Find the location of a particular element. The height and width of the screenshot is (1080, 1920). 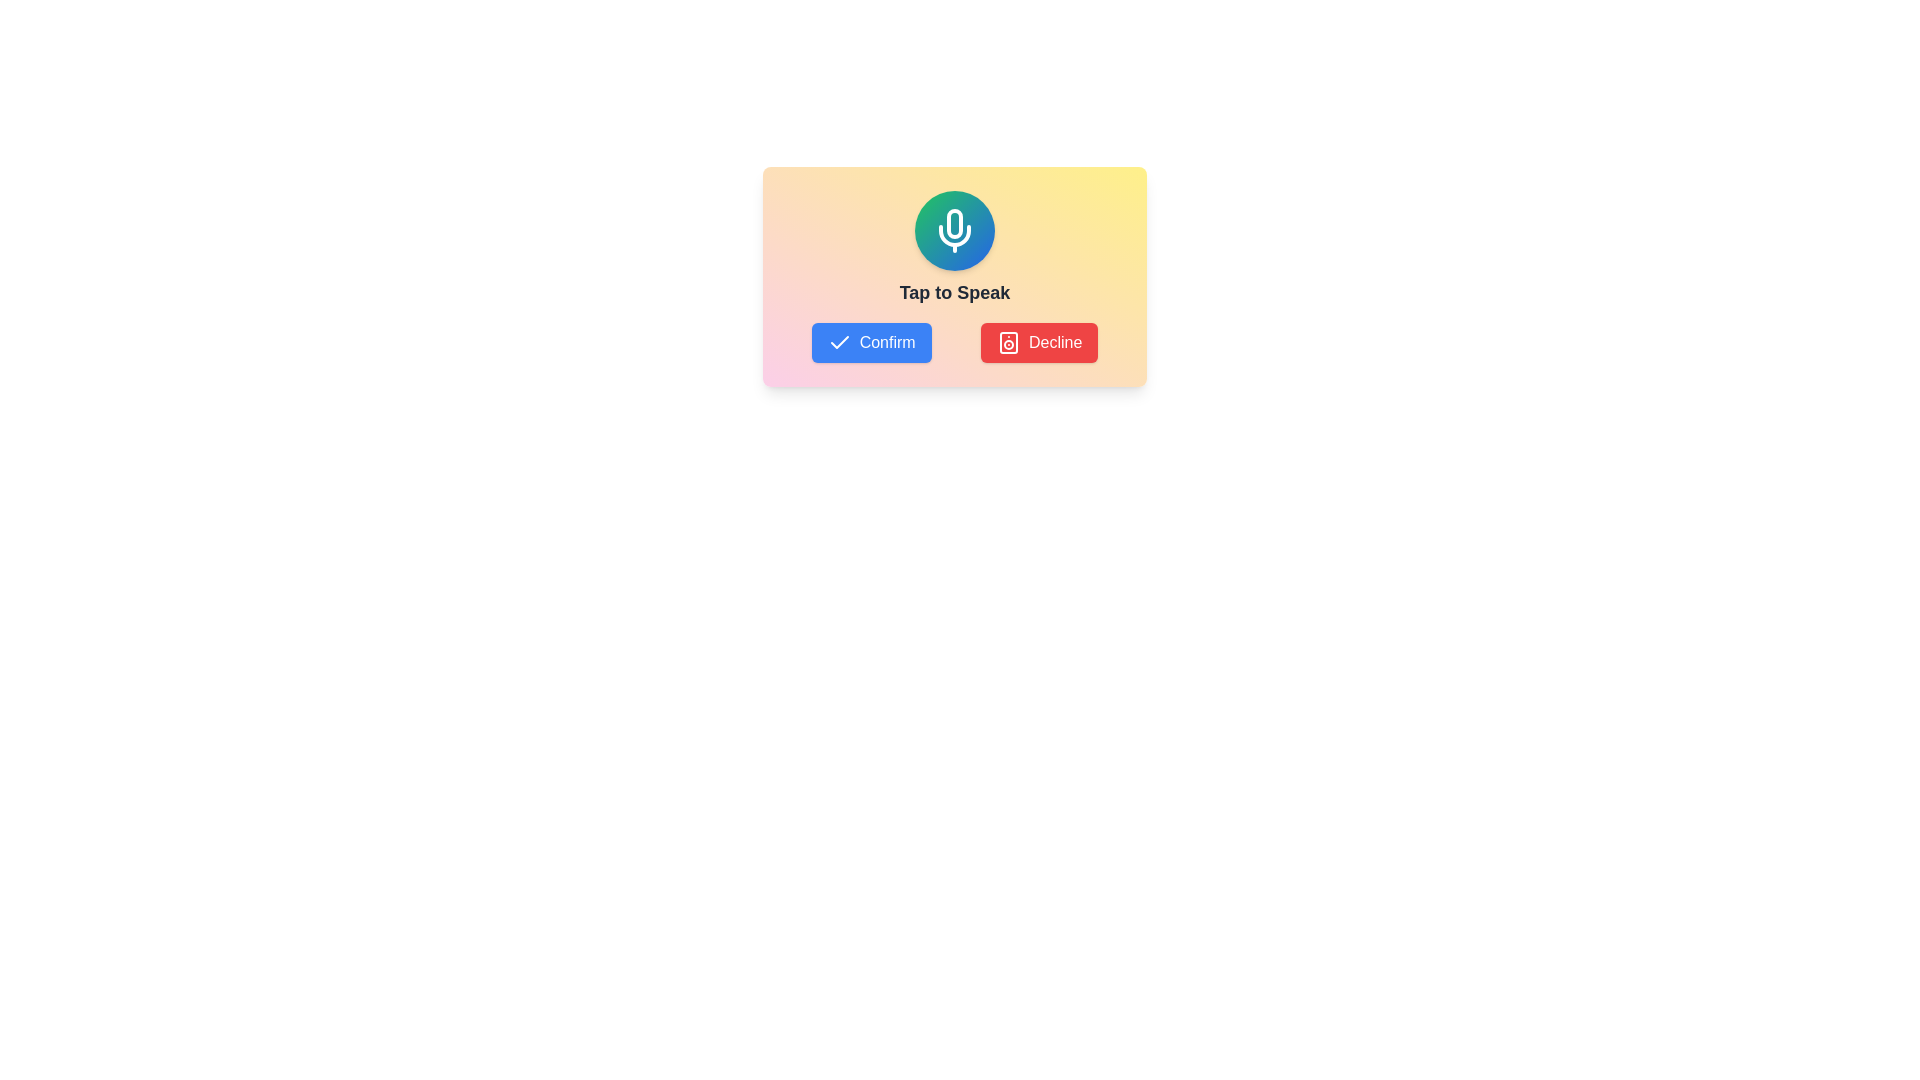

the Interactive icon with label is located at coordinates (954, 248).